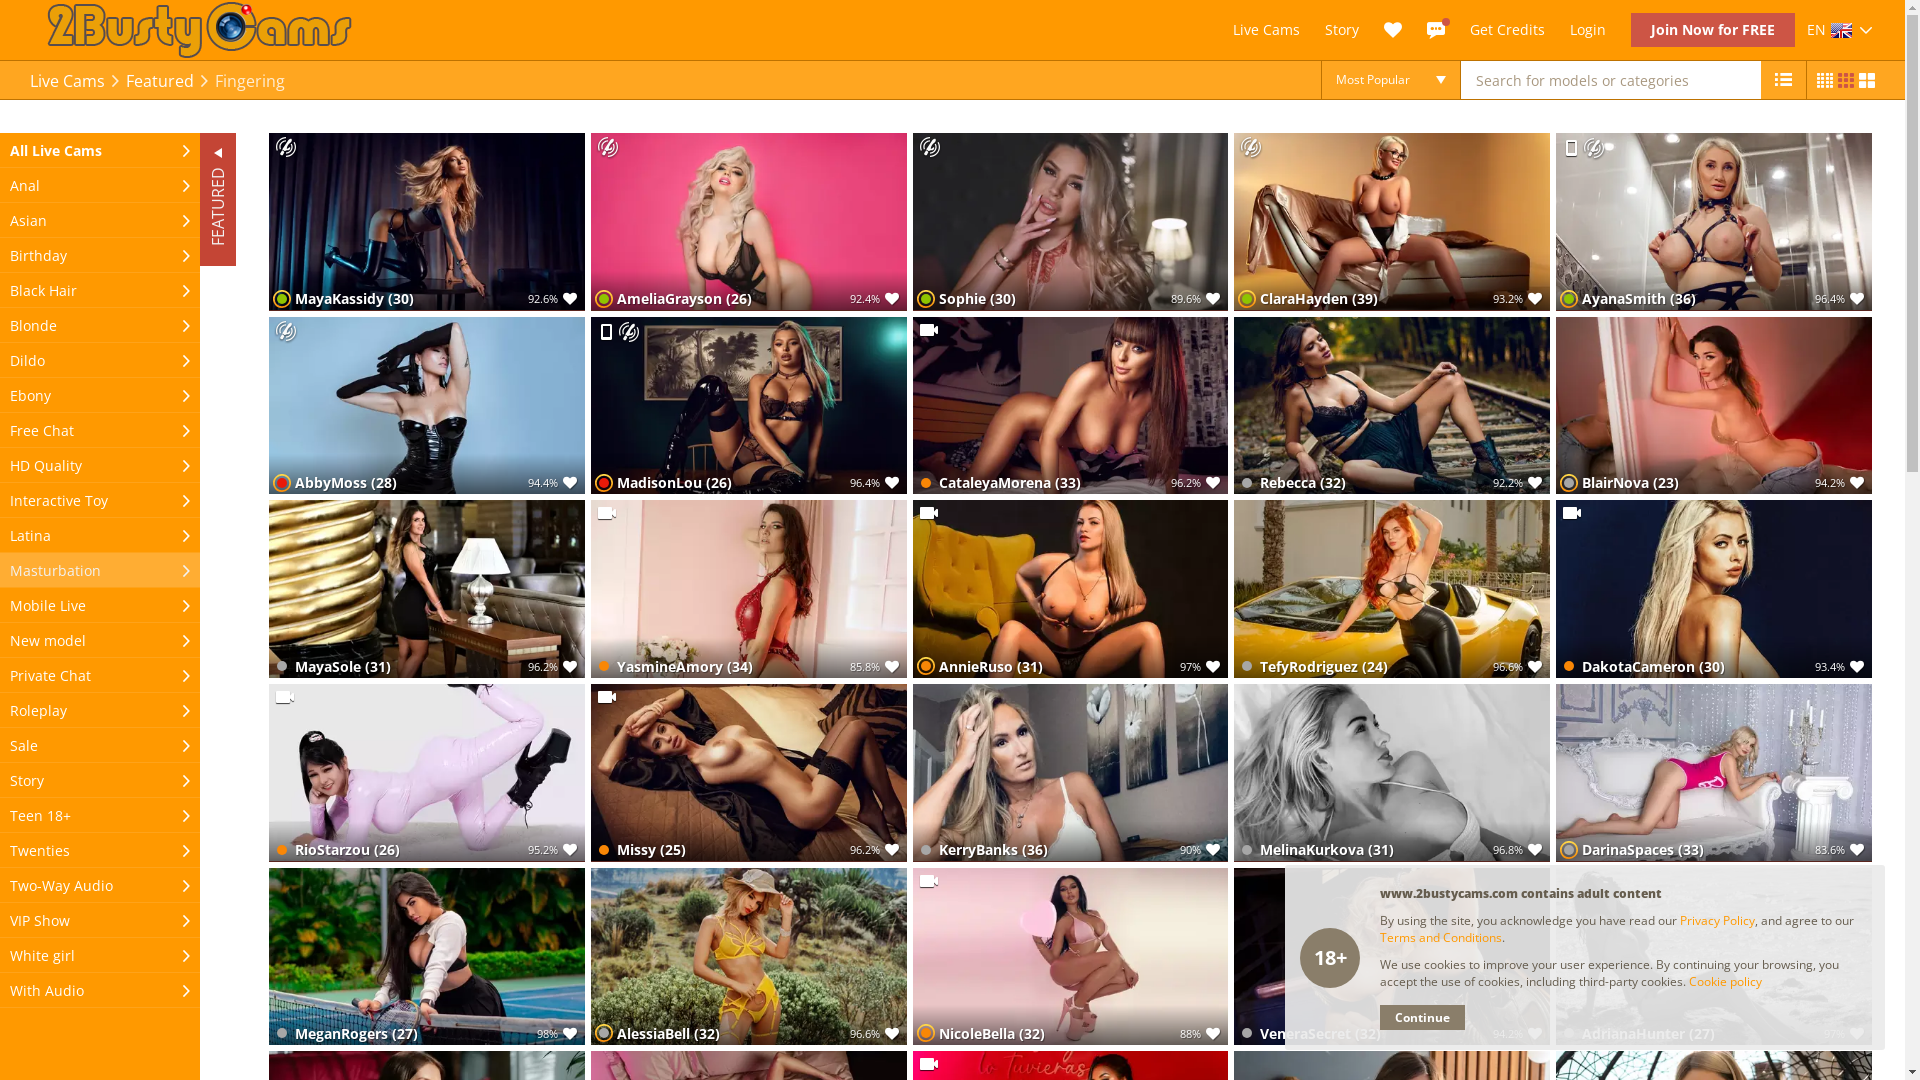 Image resolution: width=1920 pixels, height=1080 pixels. I want to click on 'Live Cams', so click(67, 80).